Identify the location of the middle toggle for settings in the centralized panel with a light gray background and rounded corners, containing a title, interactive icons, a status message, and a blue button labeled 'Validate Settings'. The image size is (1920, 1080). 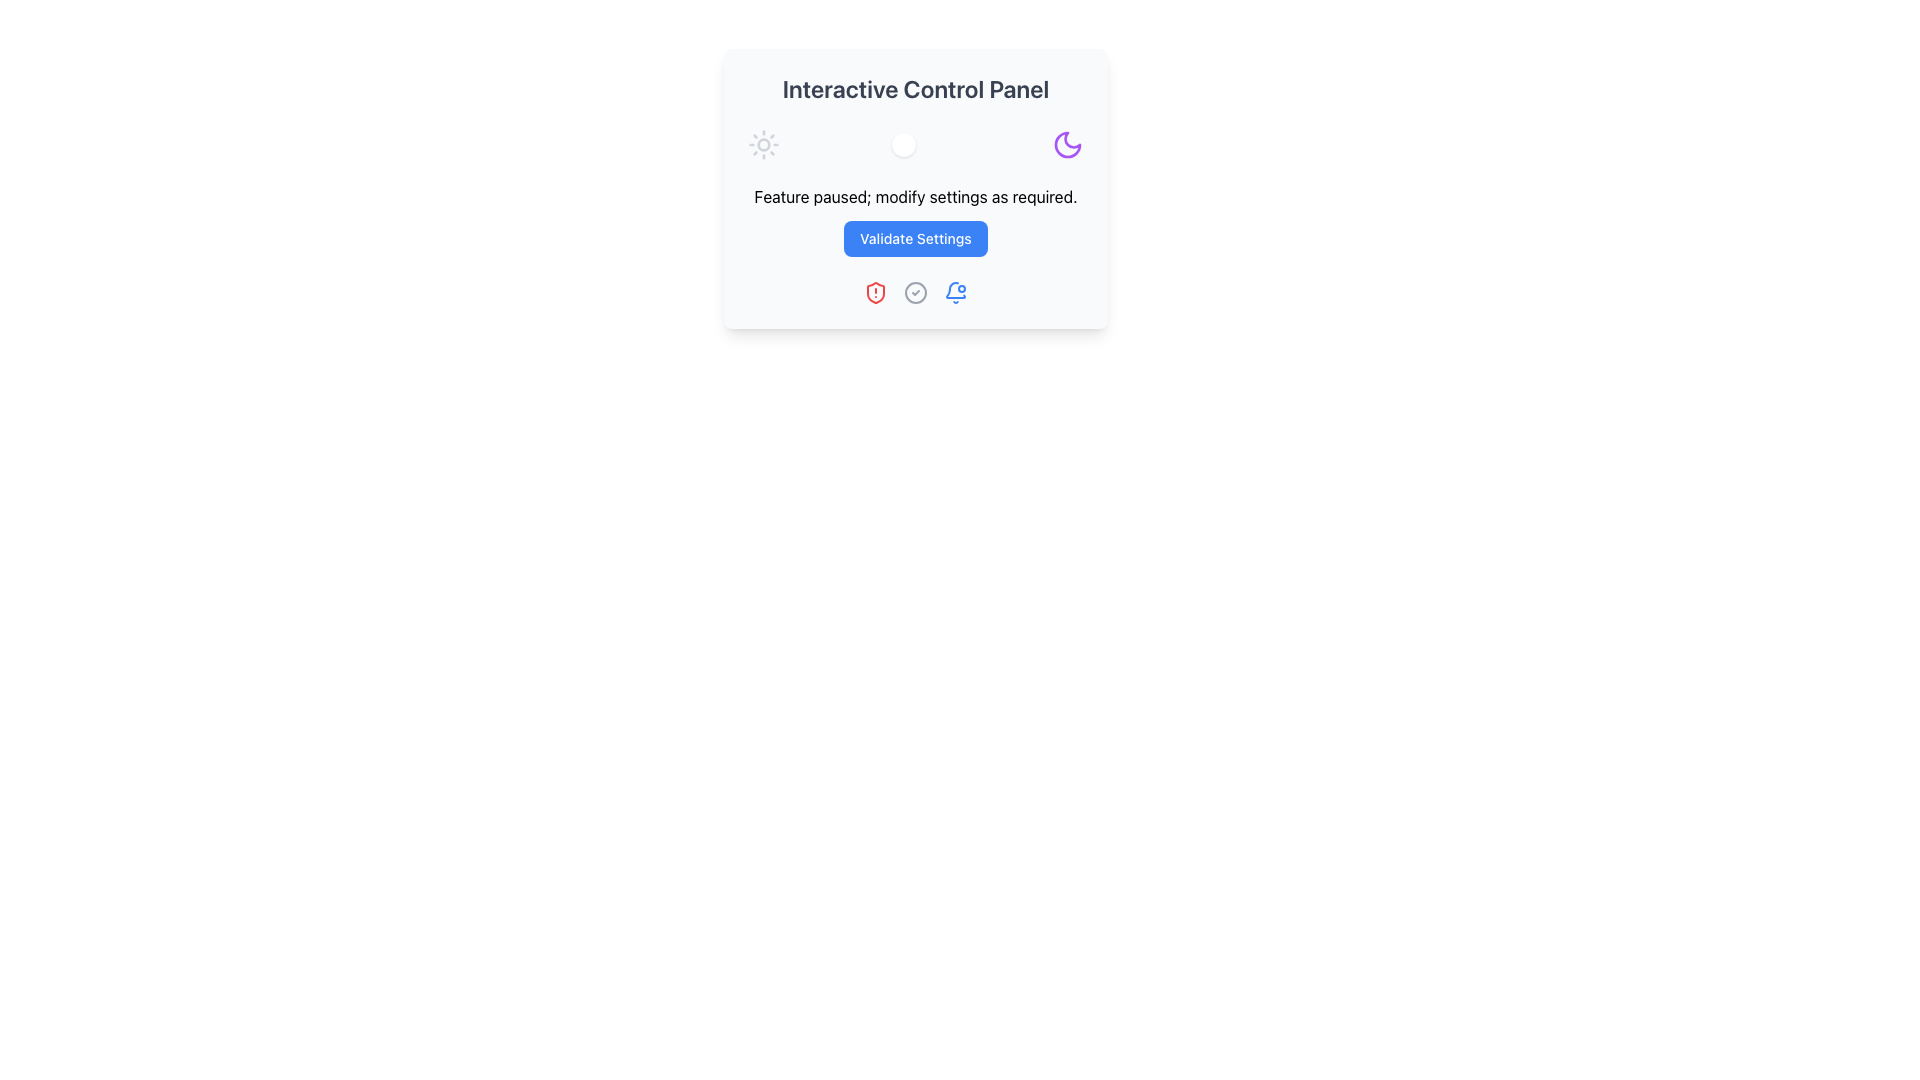
(915, 189).